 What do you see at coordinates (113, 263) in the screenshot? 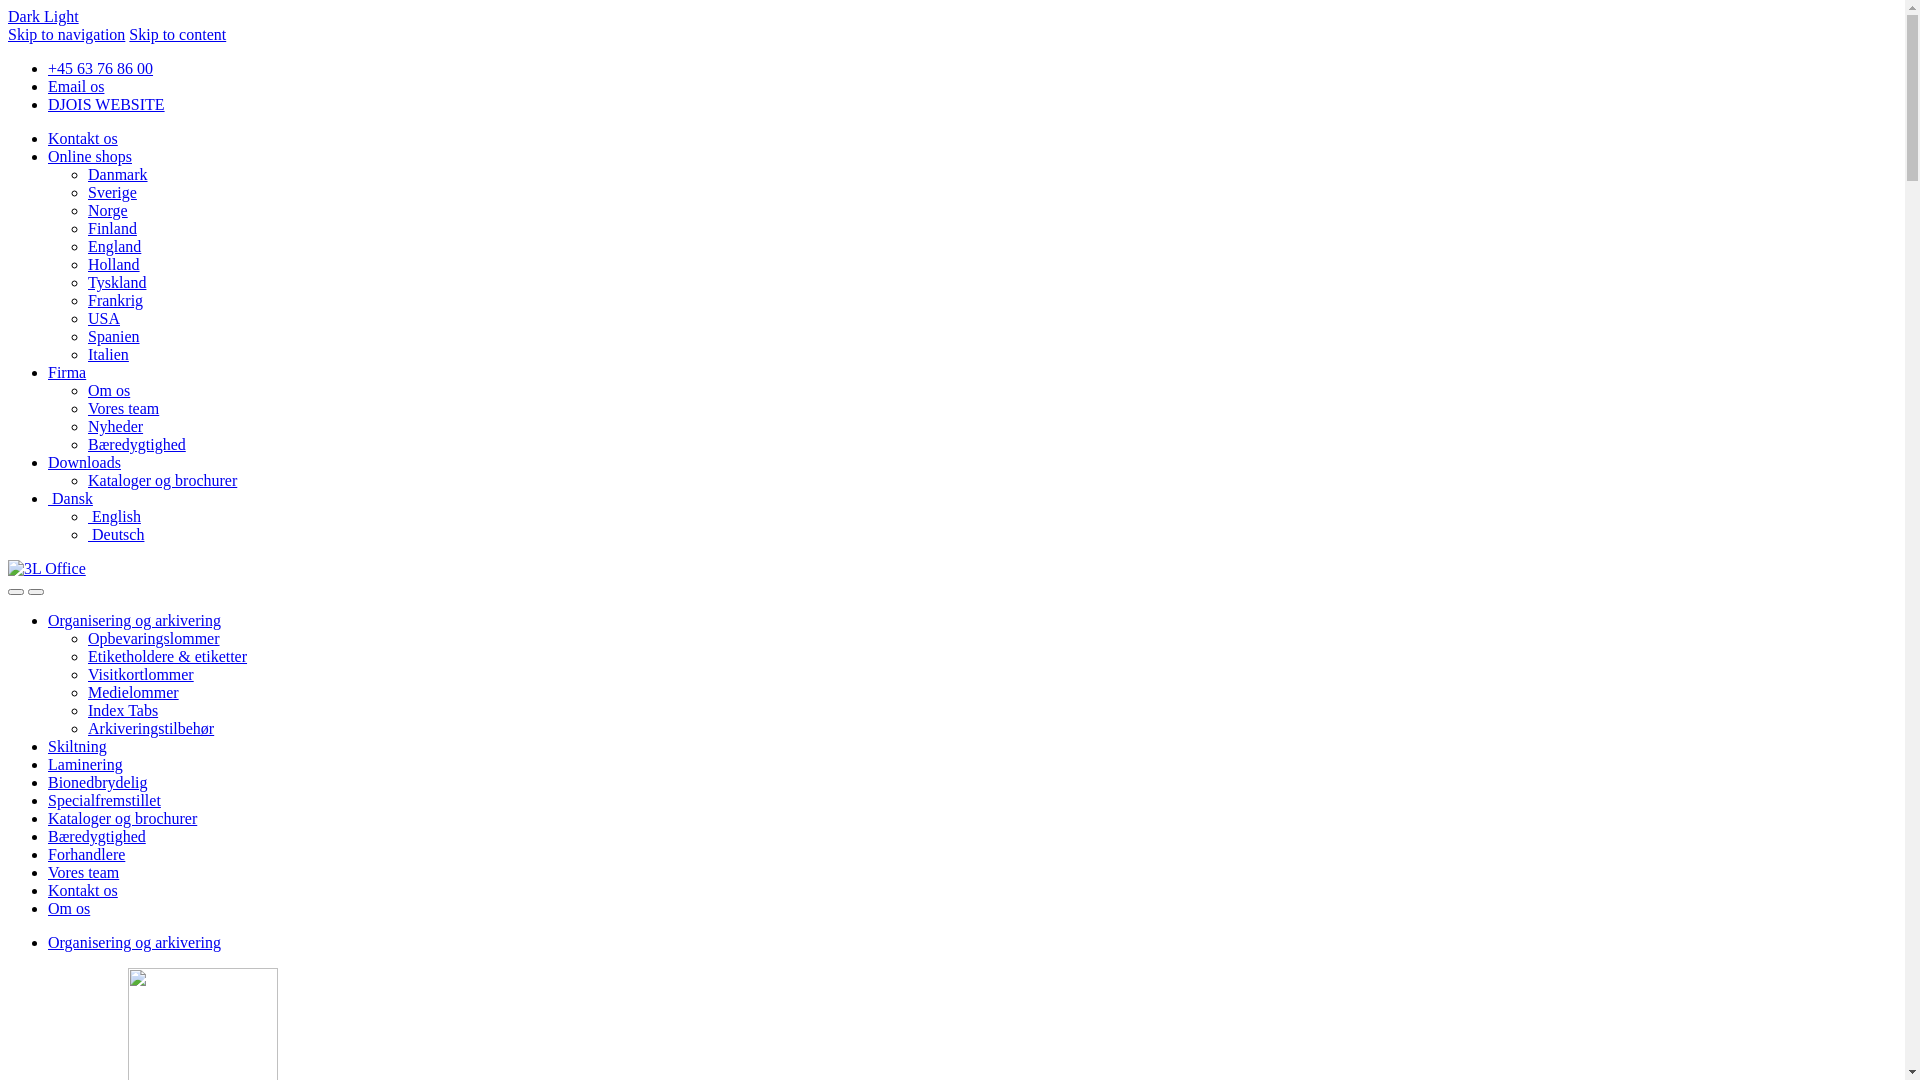
I see `'Holland'` at bounding box center [113, 263].